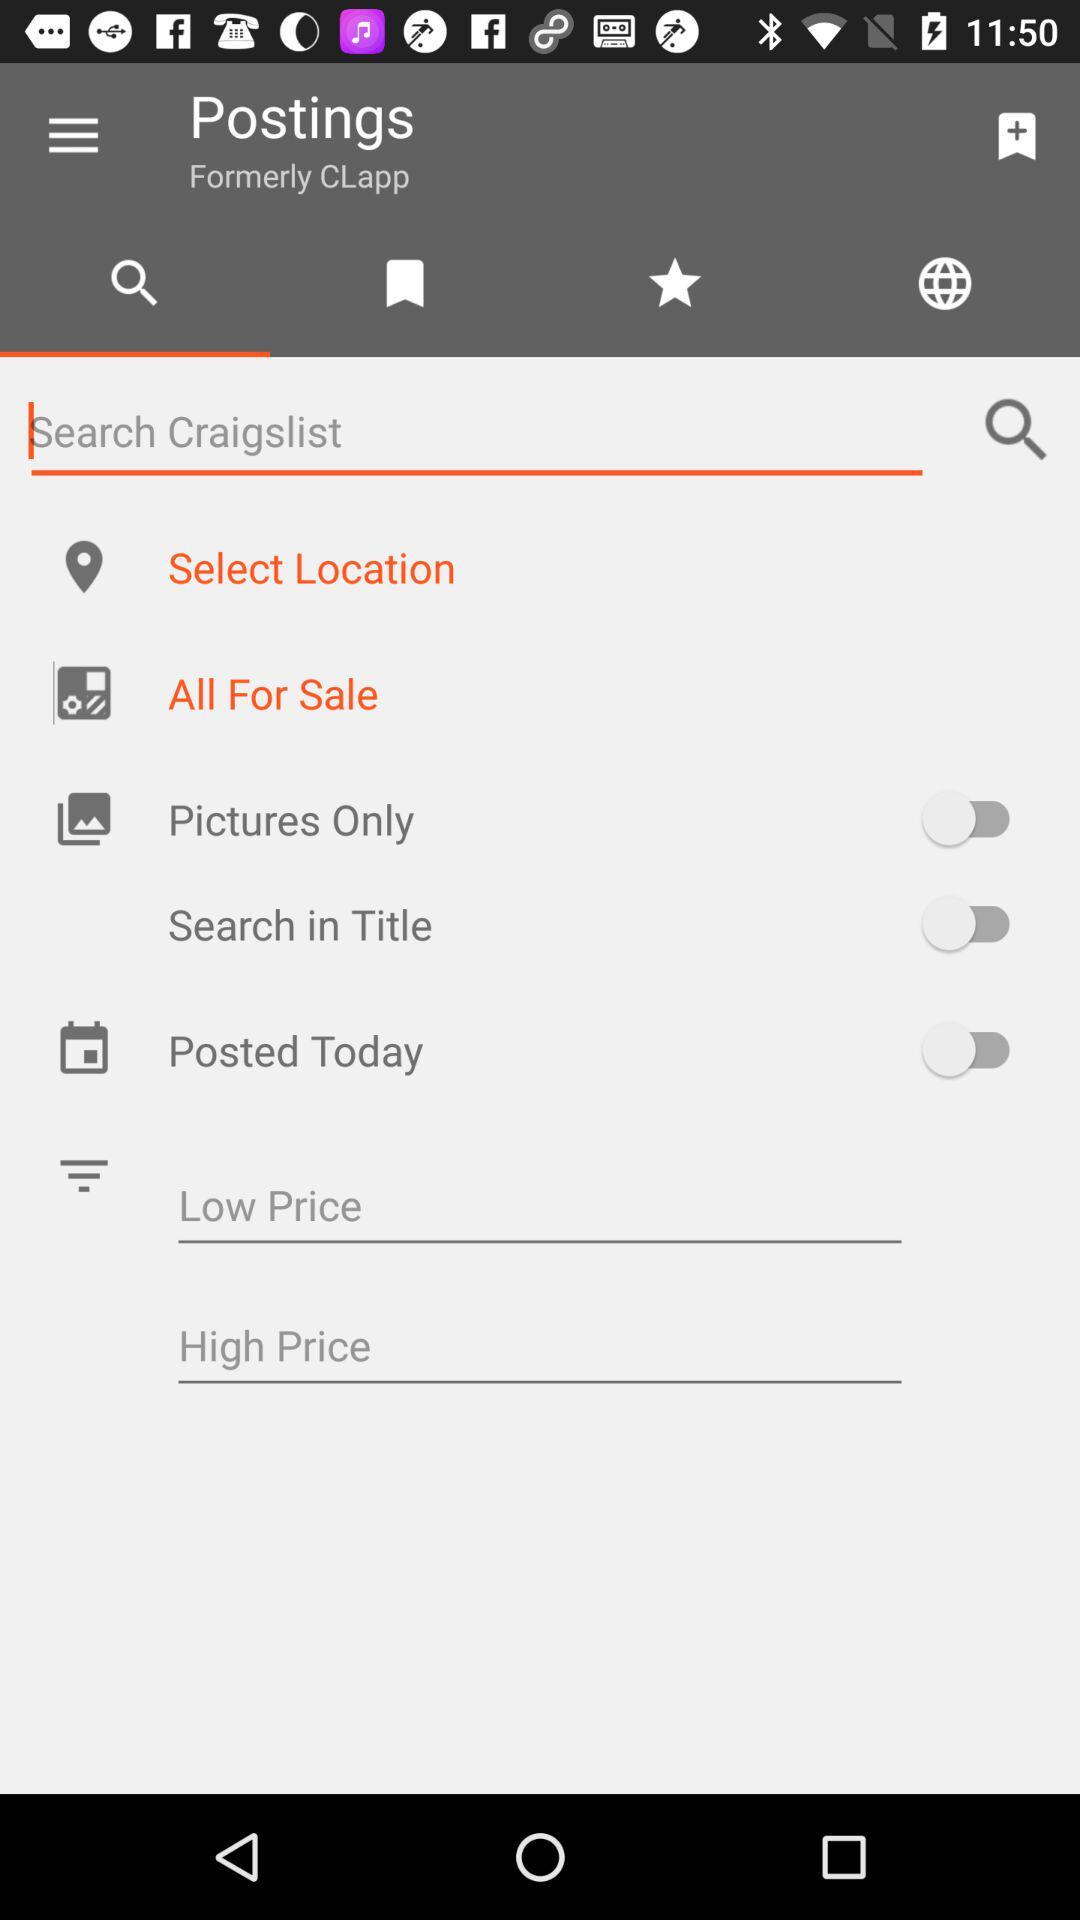  Describe the element at coordinates (540, 1348) in the screenshot. I see `type high price` at that location.